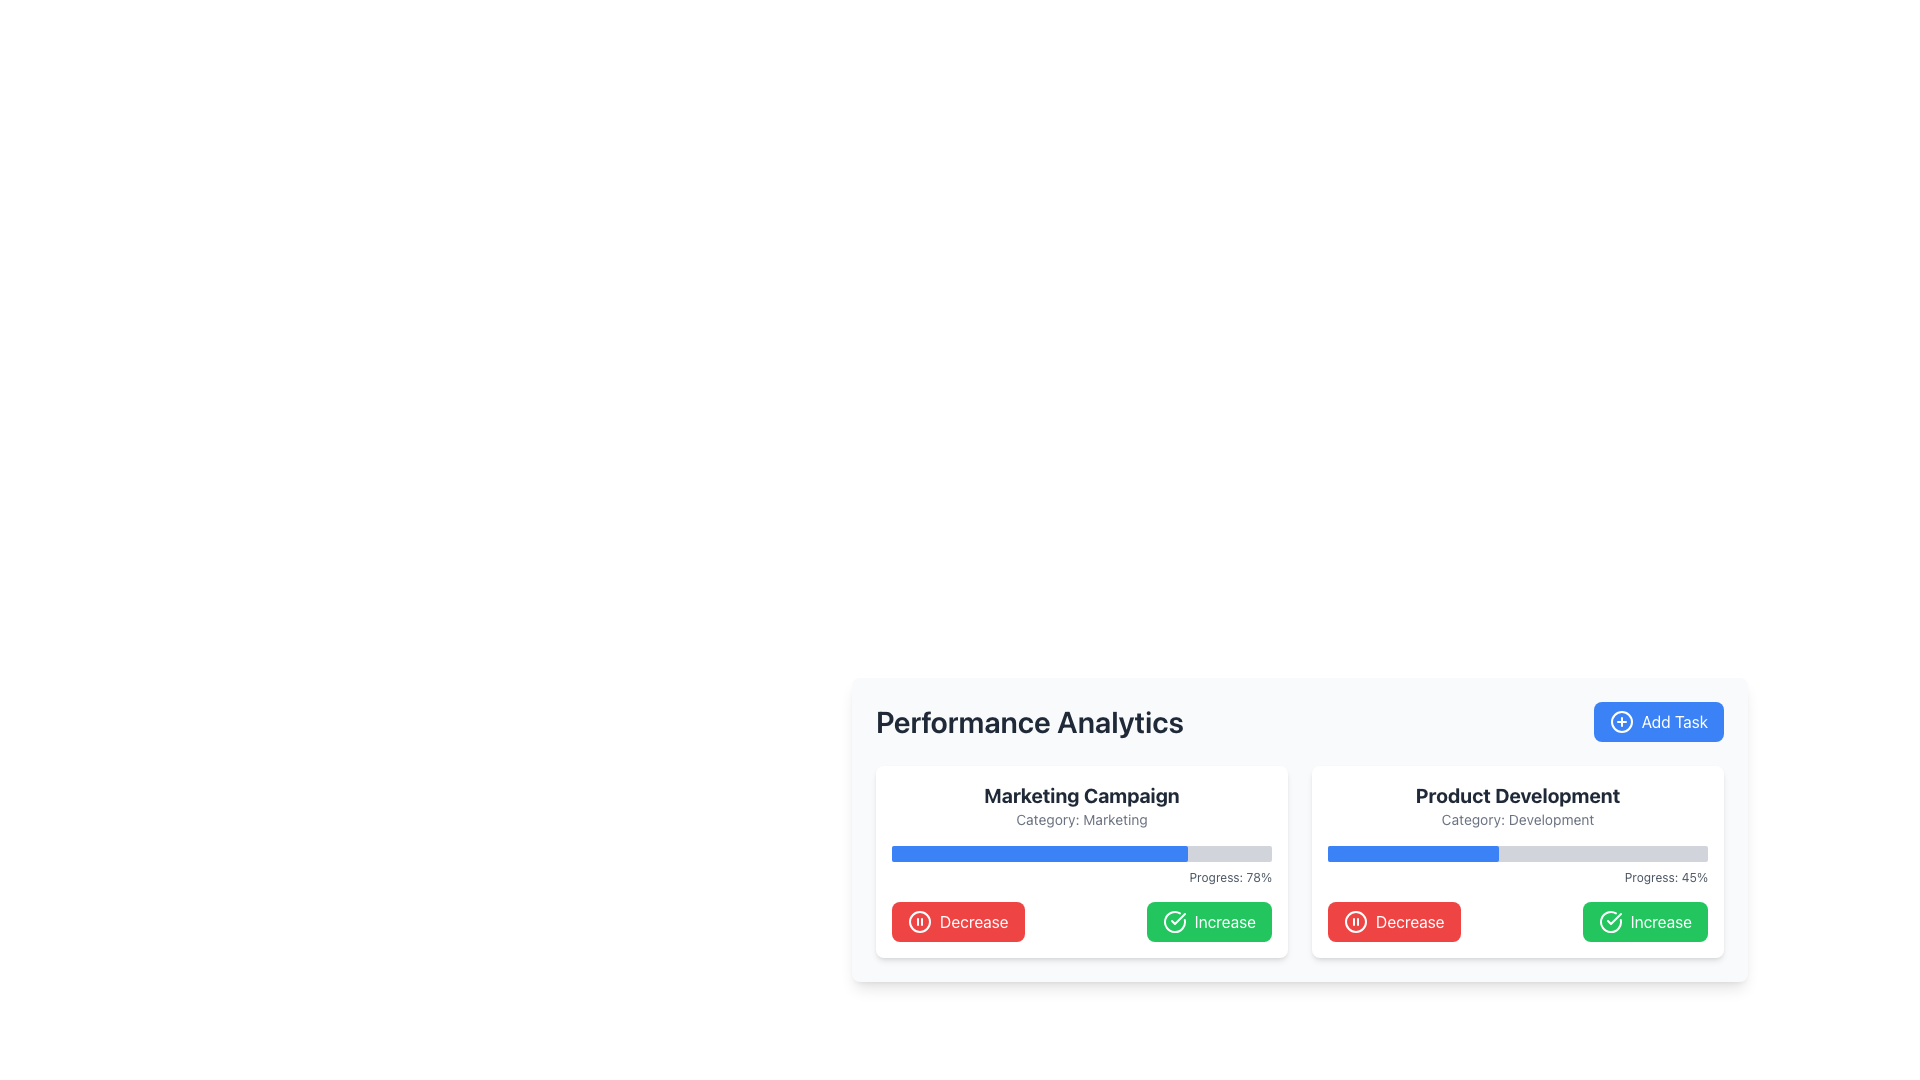  What do you see at coordinates (1393, 921) in the screenshot?
I see `the red 'Decrease' button with a pause icon, which is the first button in the row below the progress bar` at bounding box center [1393, 921].